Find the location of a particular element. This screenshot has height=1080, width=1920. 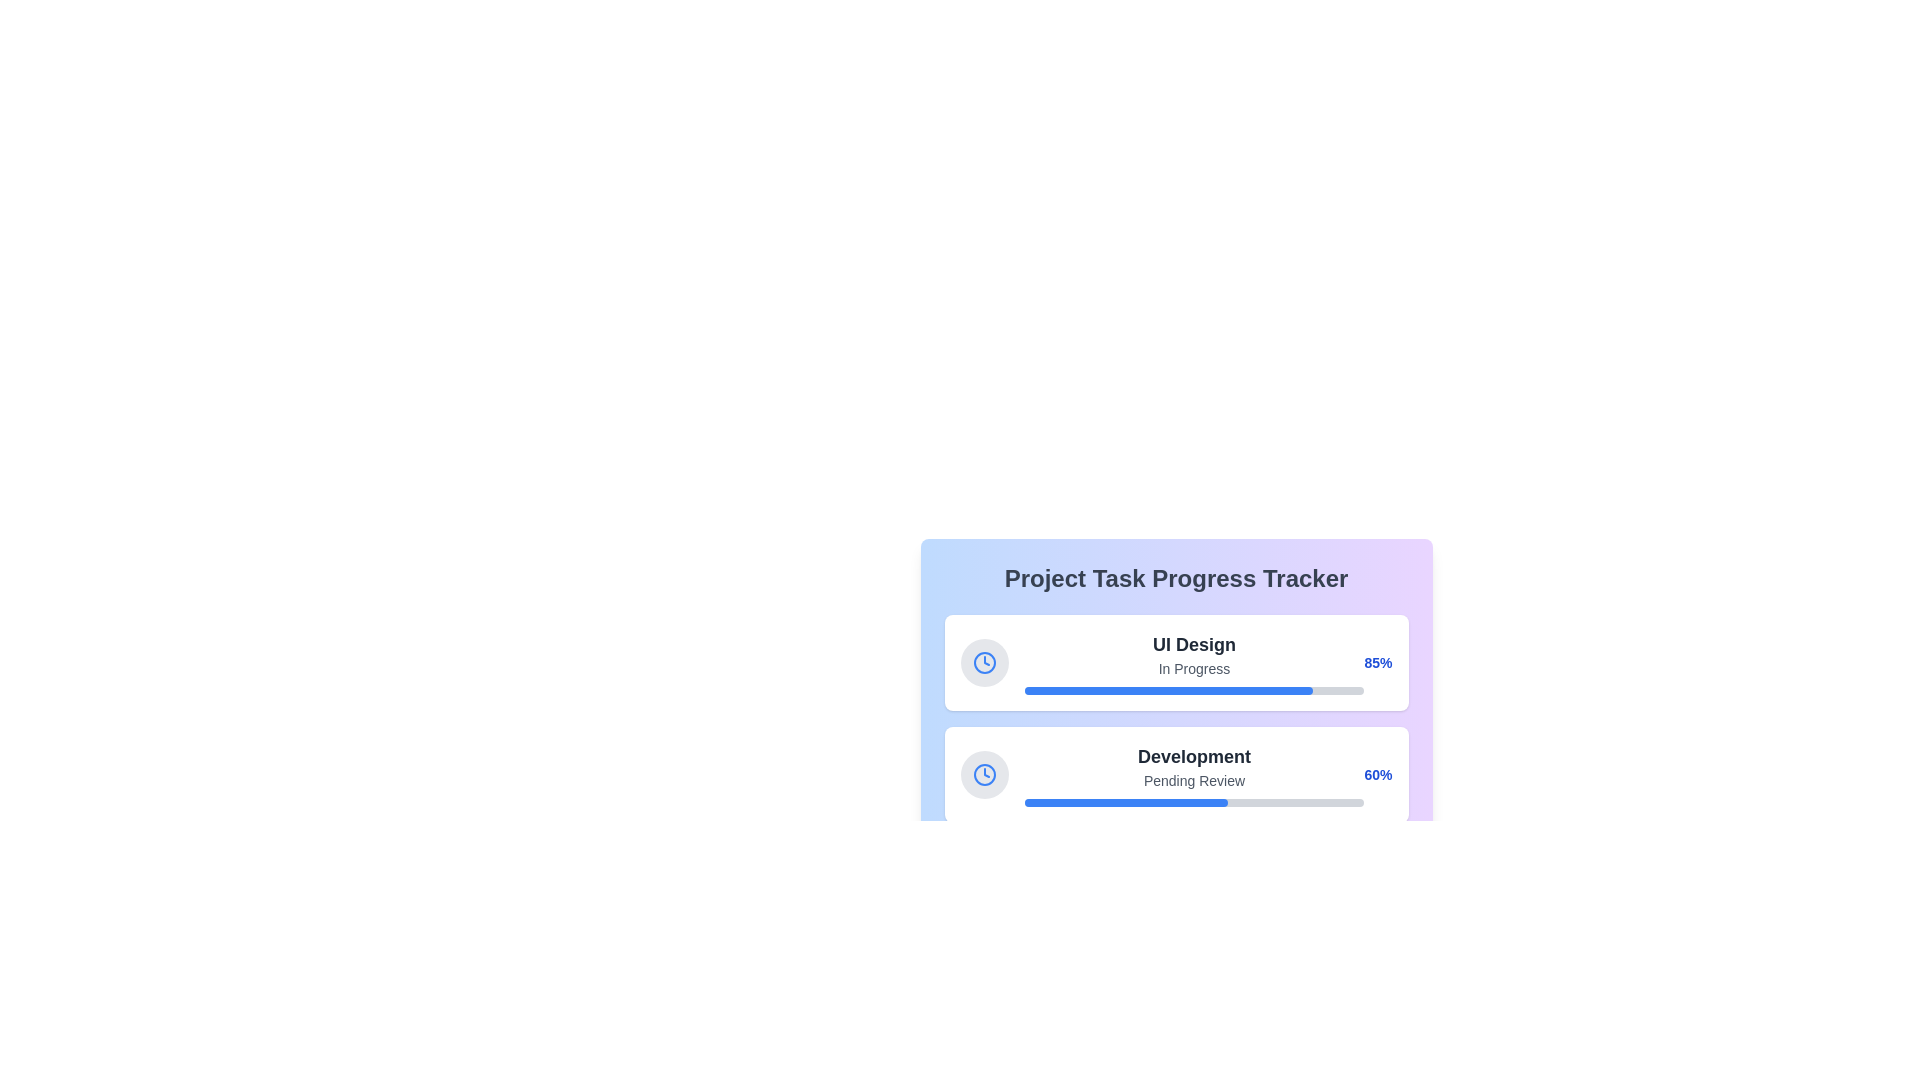

the icon located in the top-left corner of the card layout marked with 'Development' and 'Pending Review' which serves as a visual marker related to time or scheduling is located at coordinates (984, 774).